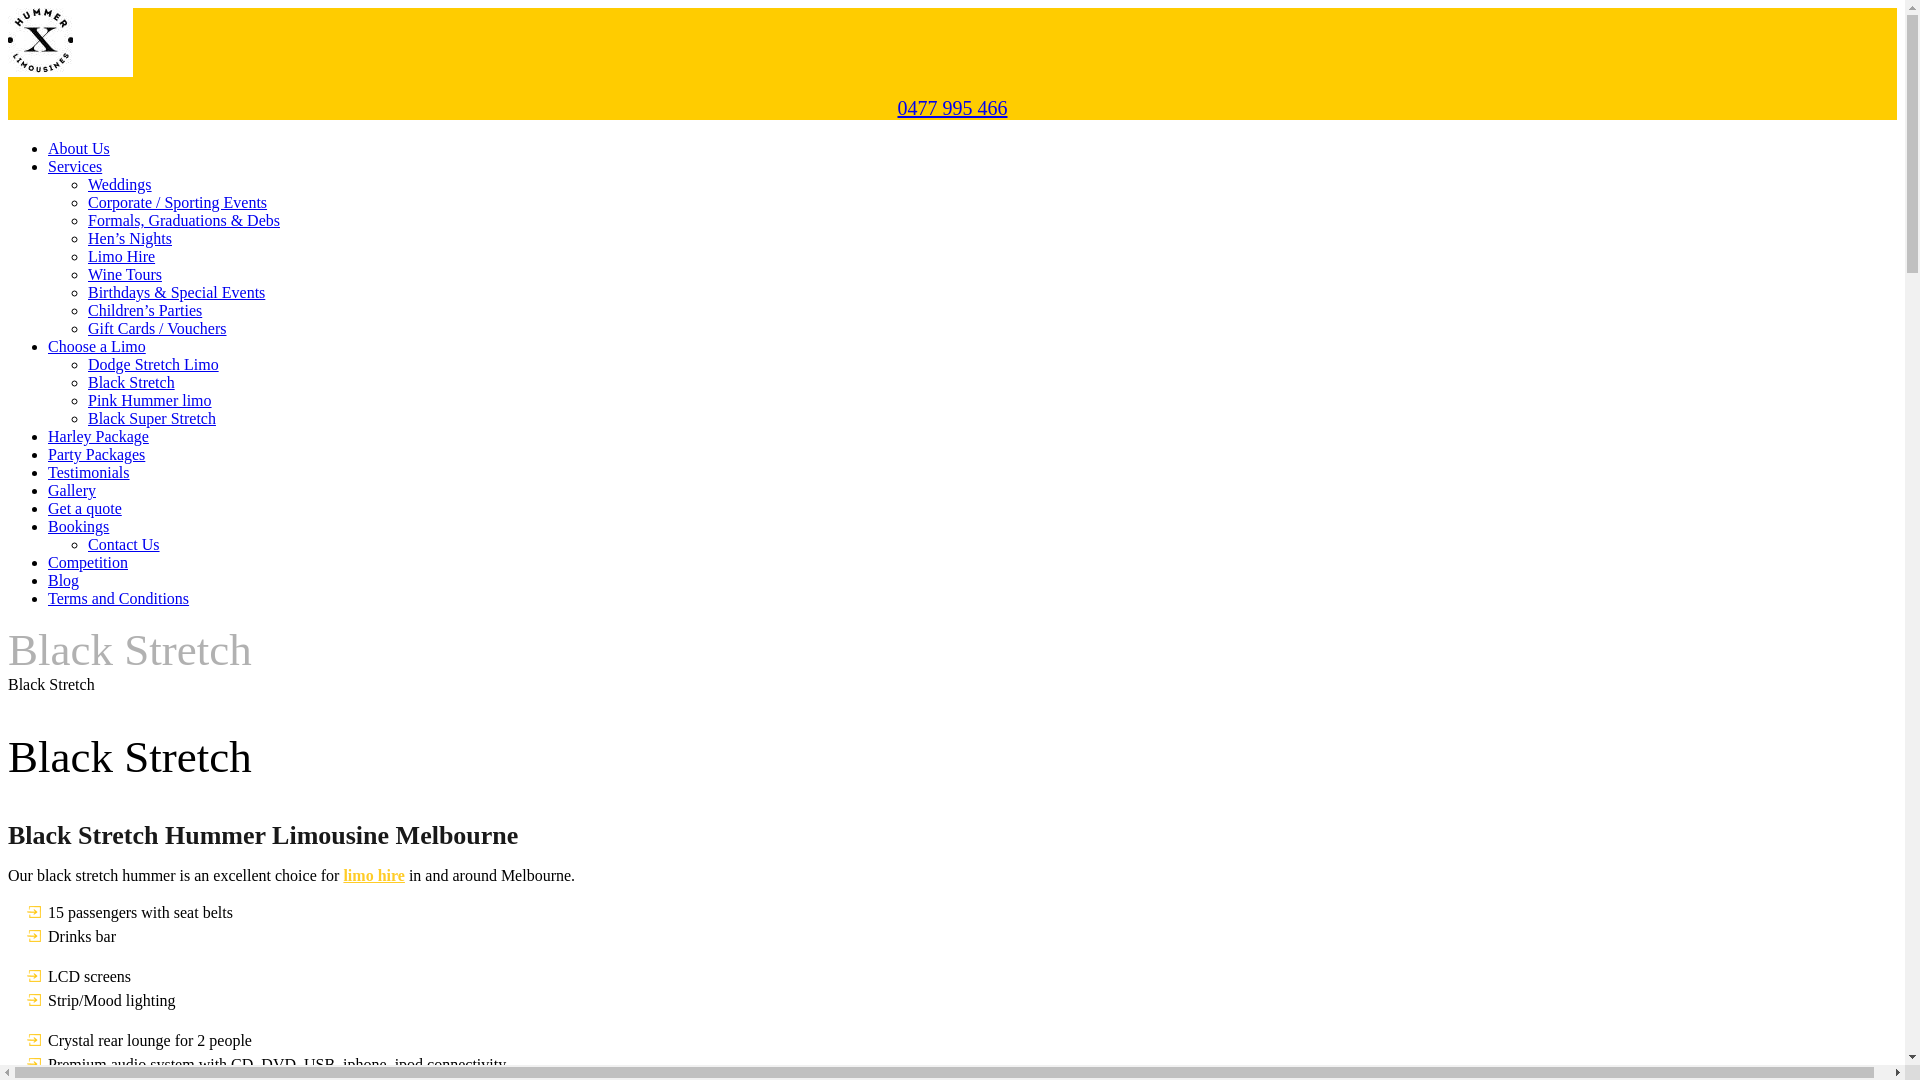 This screenshot has width=1920, height=1080. What do you see at coordinates (78, 525) in the screenshot?
I see `'Bookings'` at bounding box center [78, 525].